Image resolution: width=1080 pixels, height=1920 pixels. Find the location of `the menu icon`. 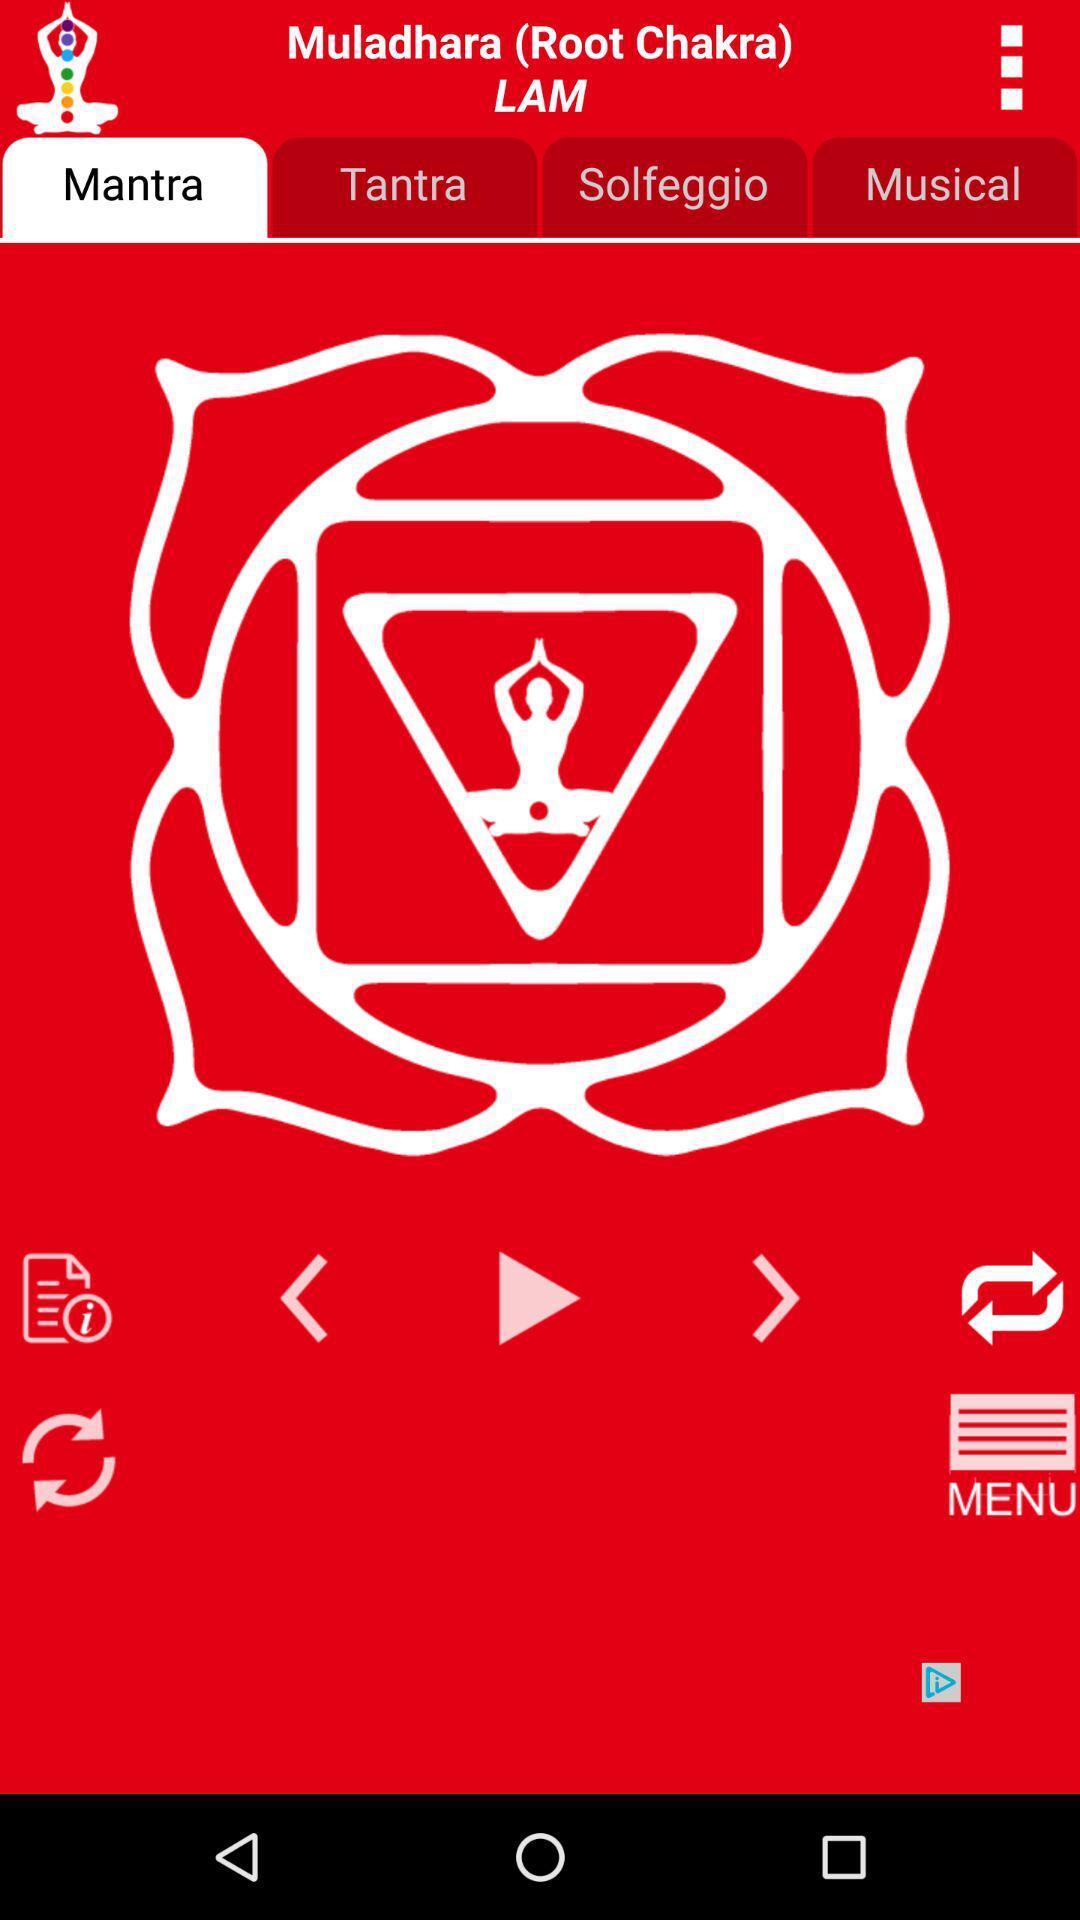

the menu icon is located at coordinates (1012, 1561).